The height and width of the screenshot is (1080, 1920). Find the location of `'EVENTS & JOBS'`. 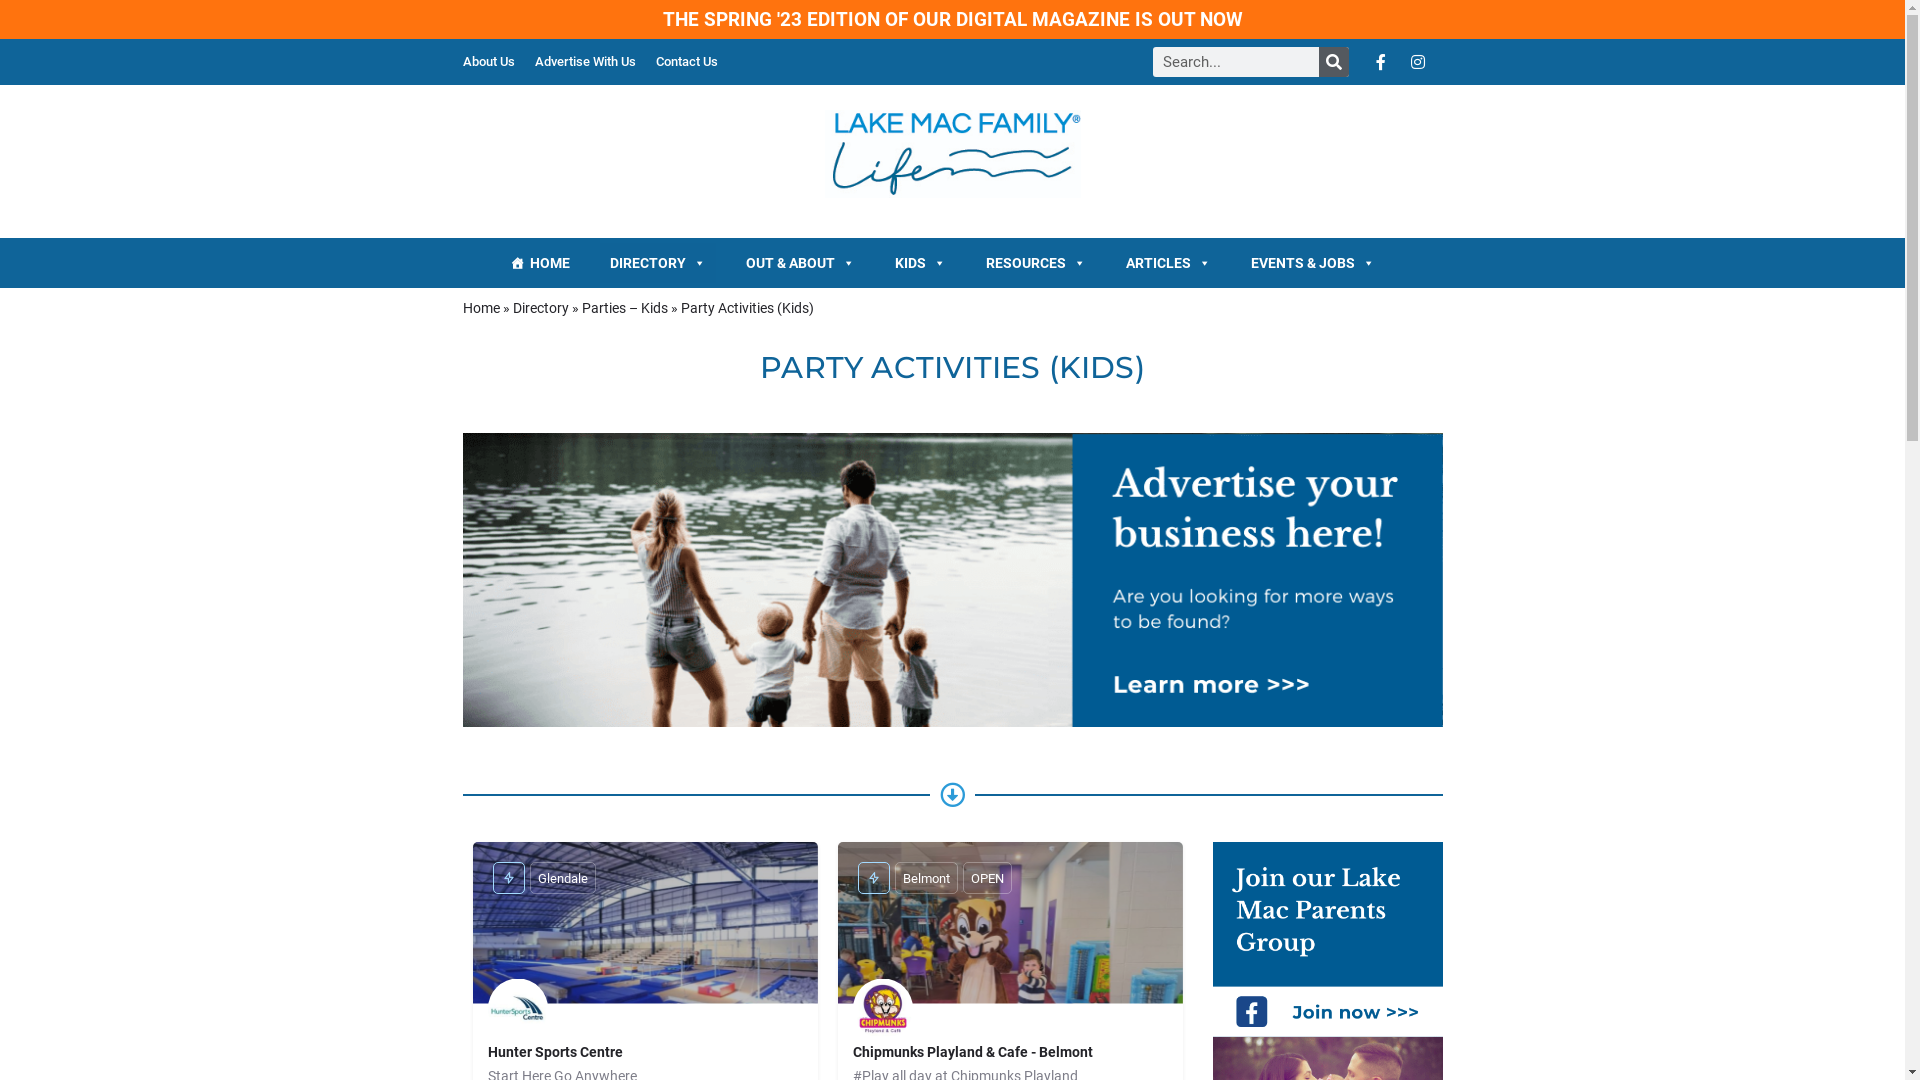

'EVENTS & JOBS' is located at coordinates (1313, 261).